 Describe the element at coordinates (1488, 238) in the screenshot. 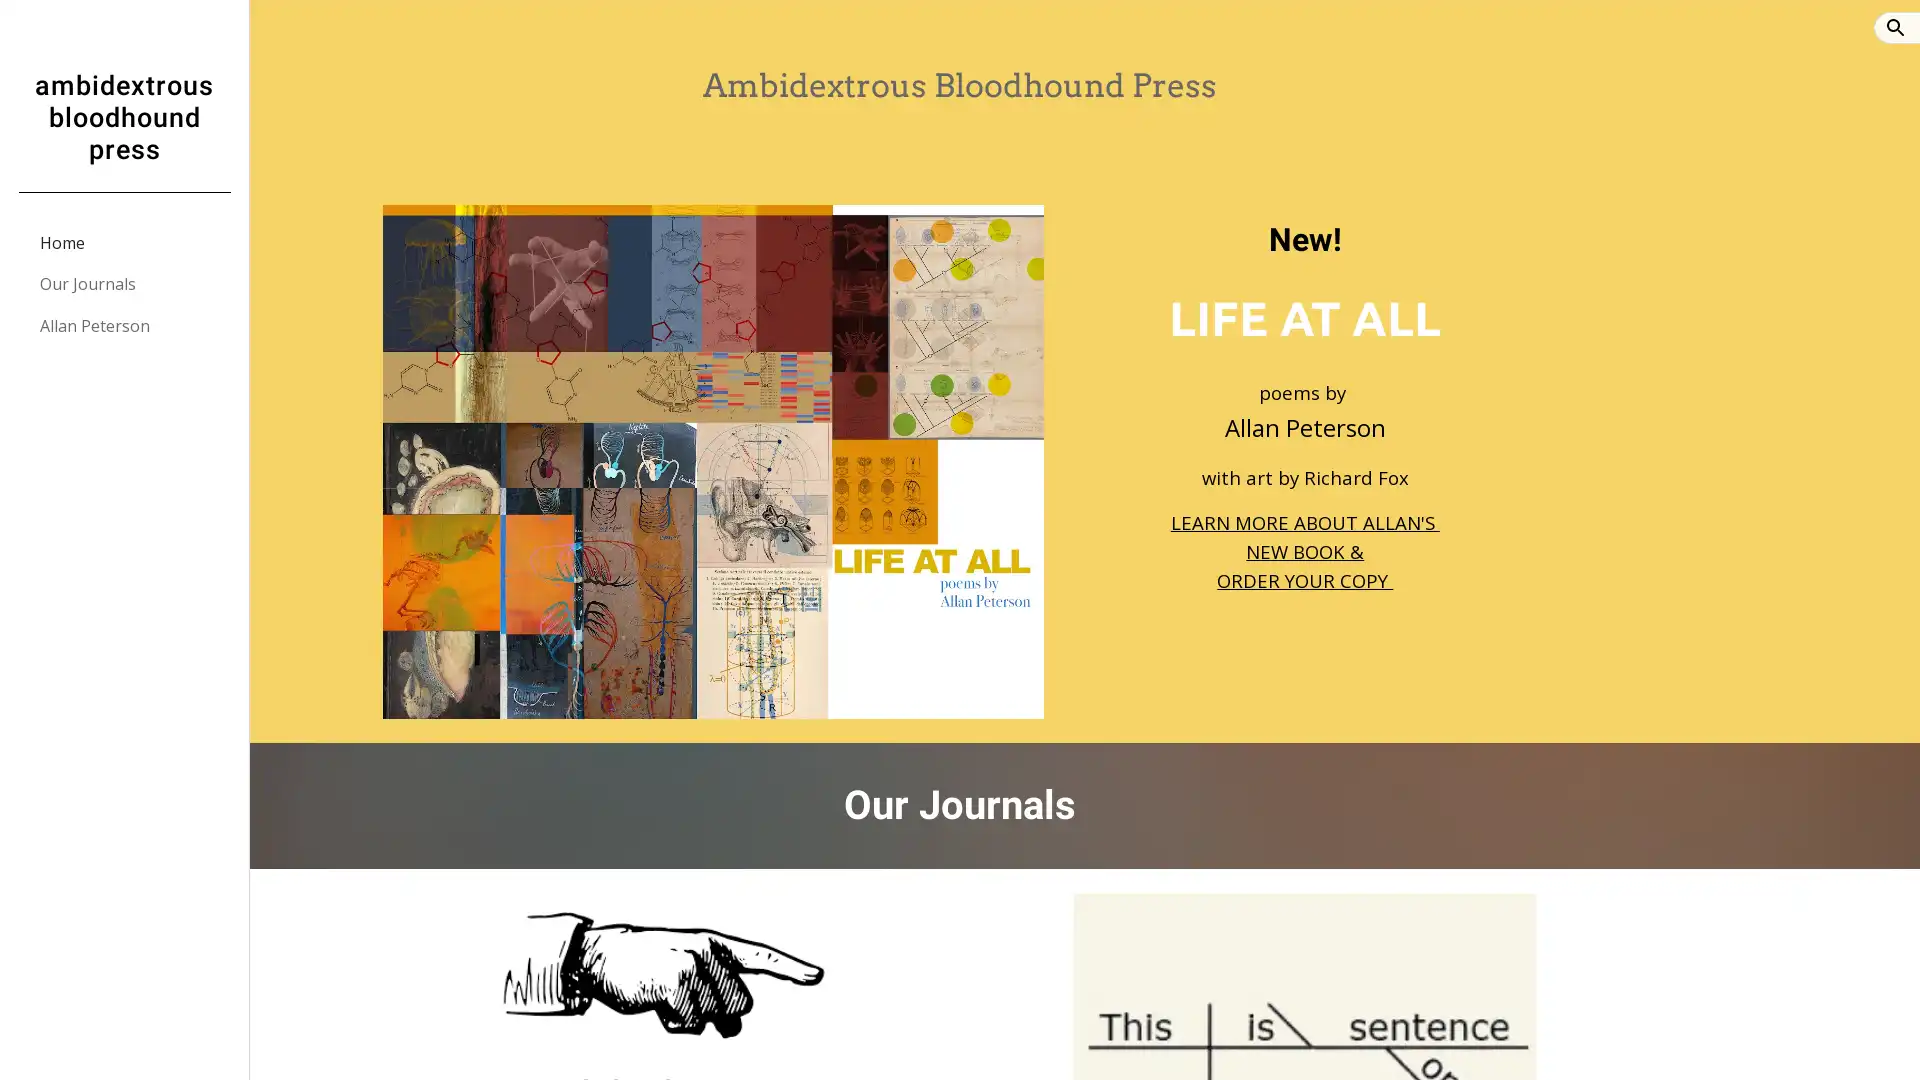

I see `Copy heading link` at that location.